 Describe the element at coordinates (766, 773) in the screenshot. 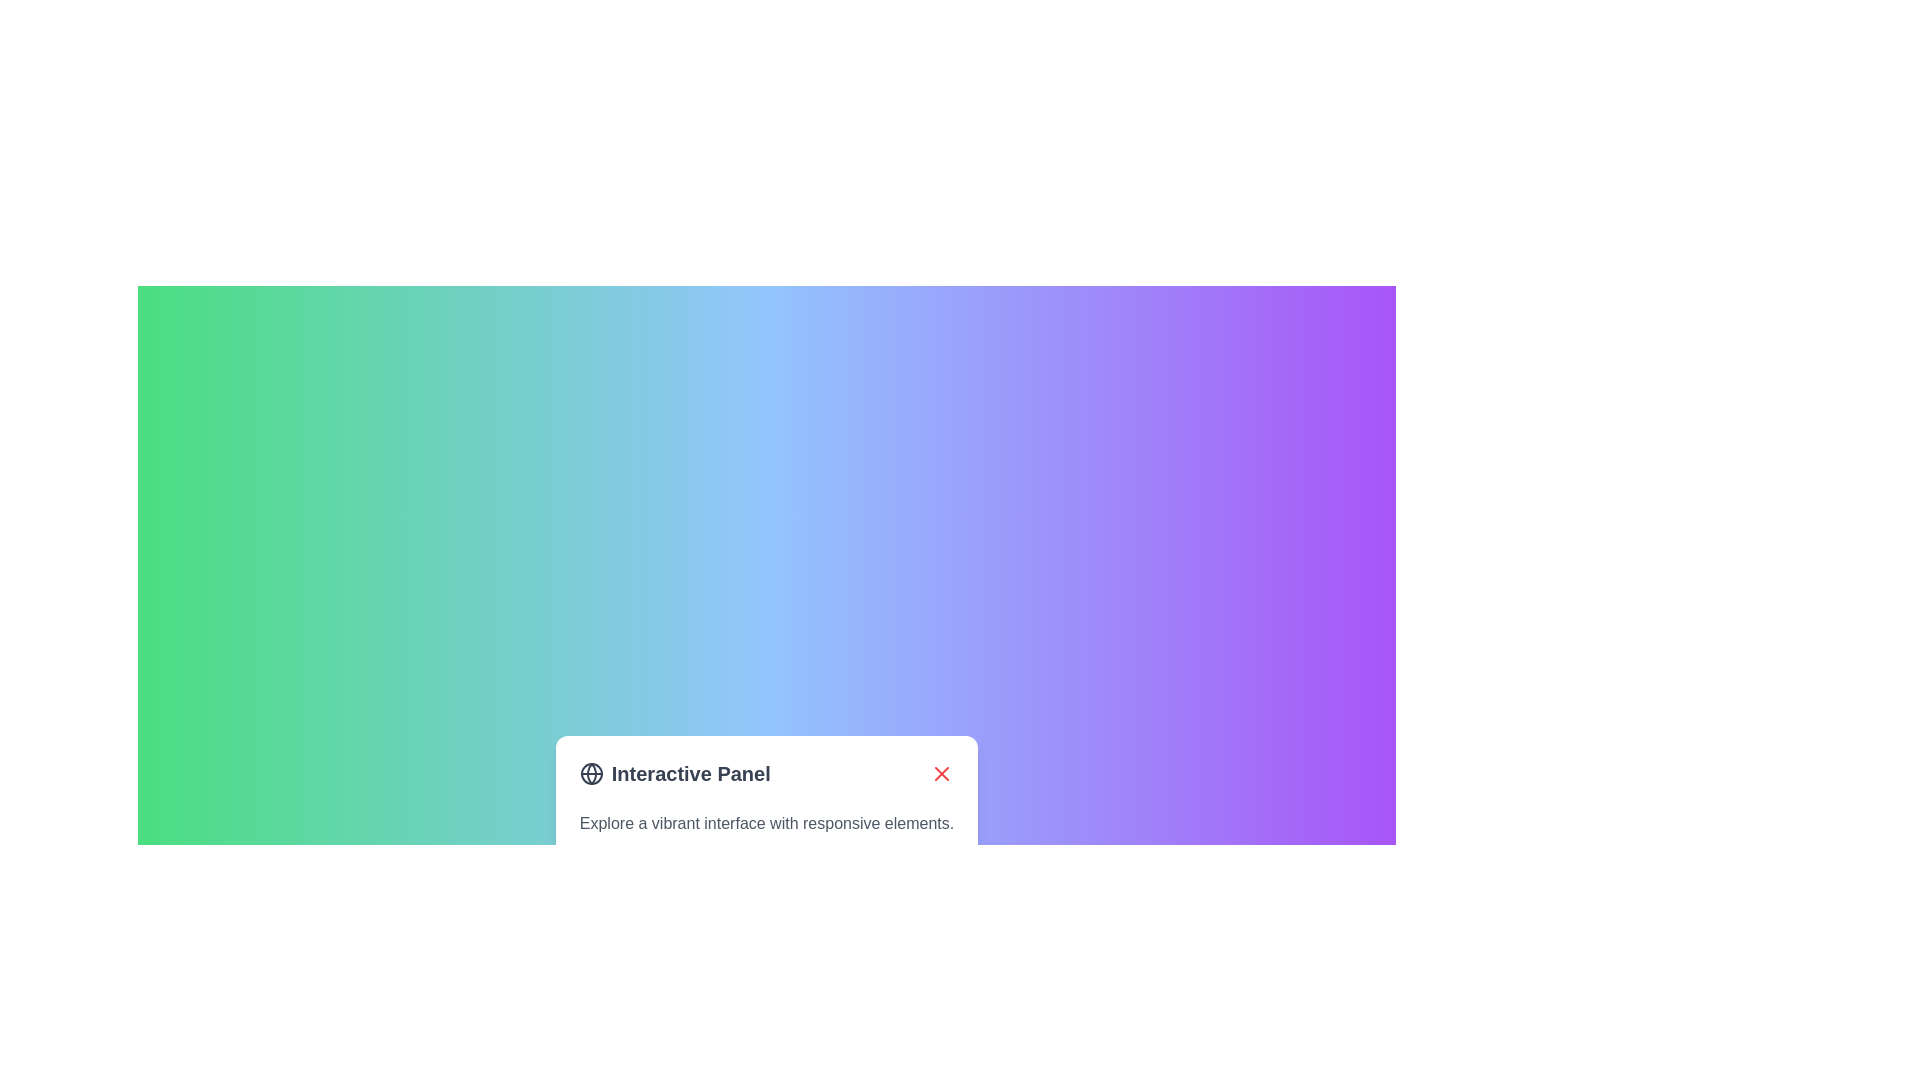

I see `the globe icon located in the header of the Interactive Panel, which includes a title and a close button on the right` at that location.